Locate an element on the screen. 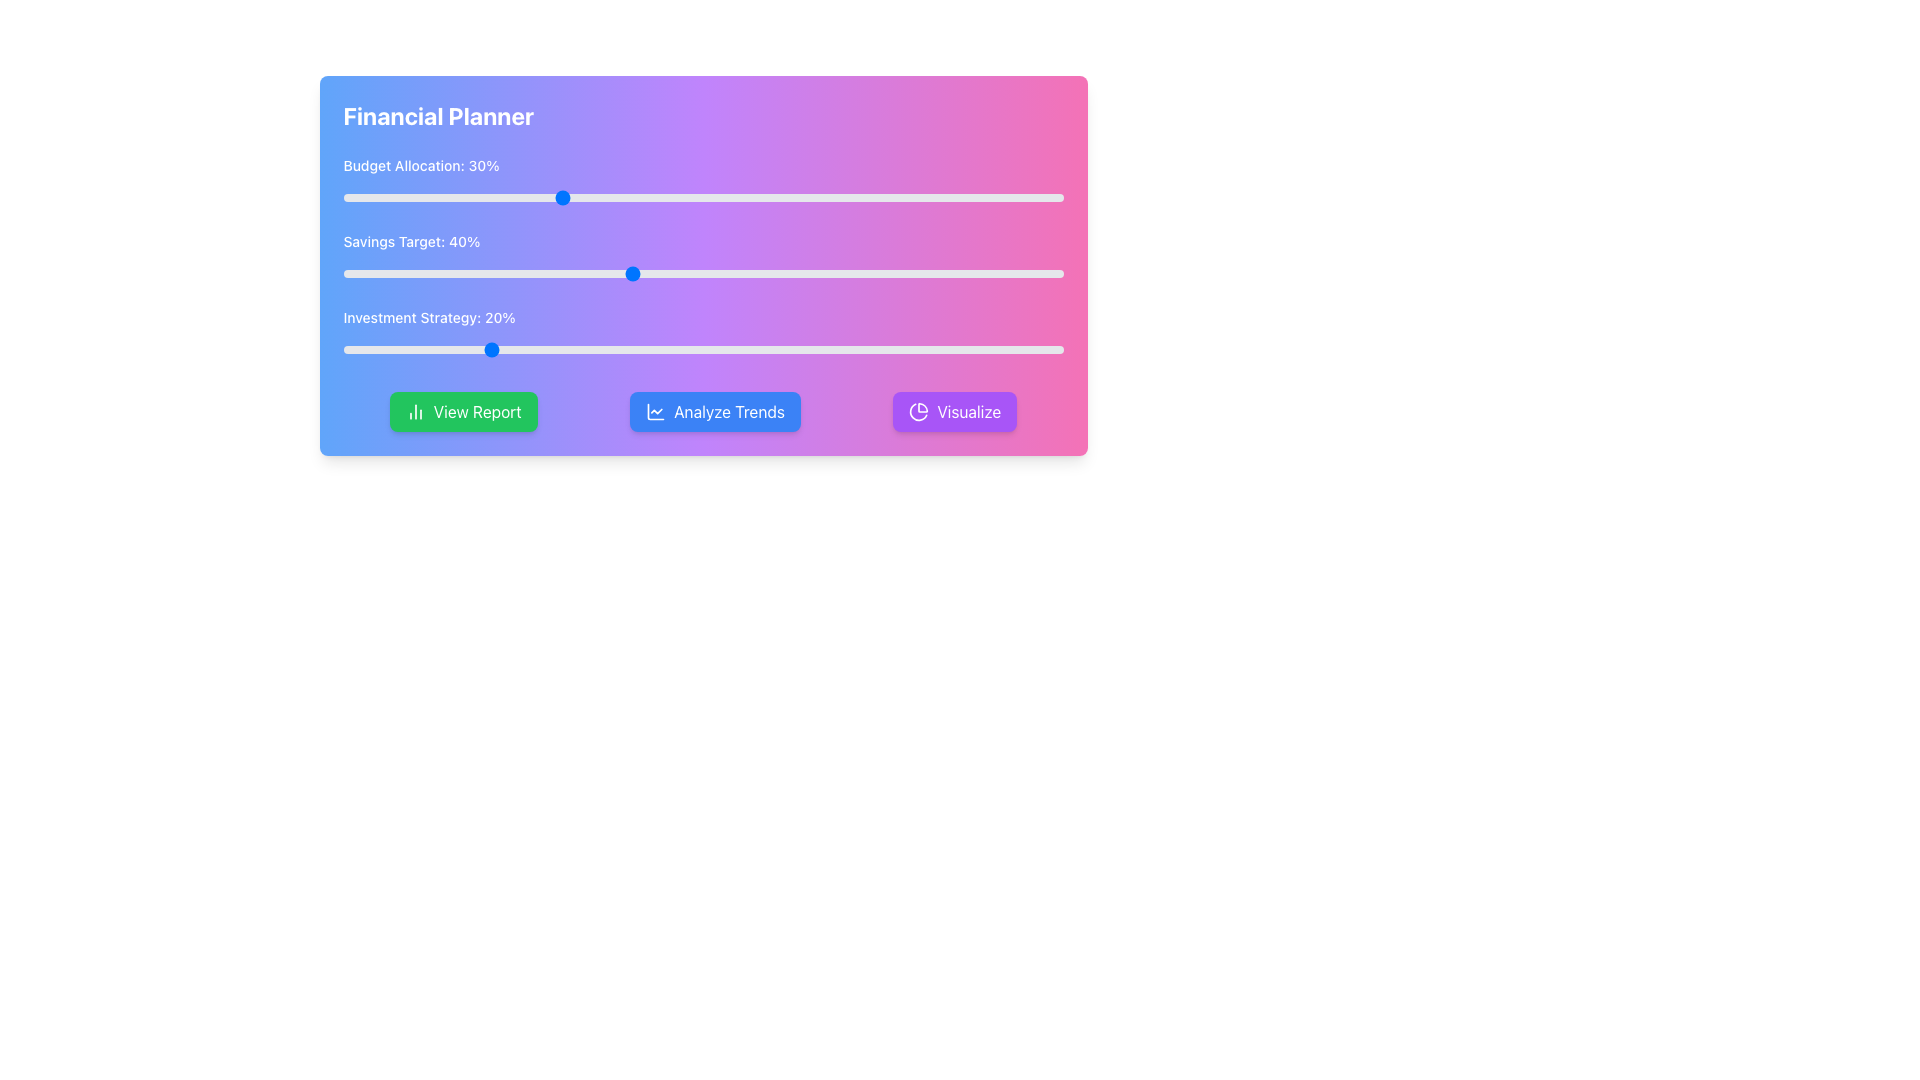 Image resolution: width=1920 pixels, height=1080 pixels. the savings target is located at coordinates (616, 273).